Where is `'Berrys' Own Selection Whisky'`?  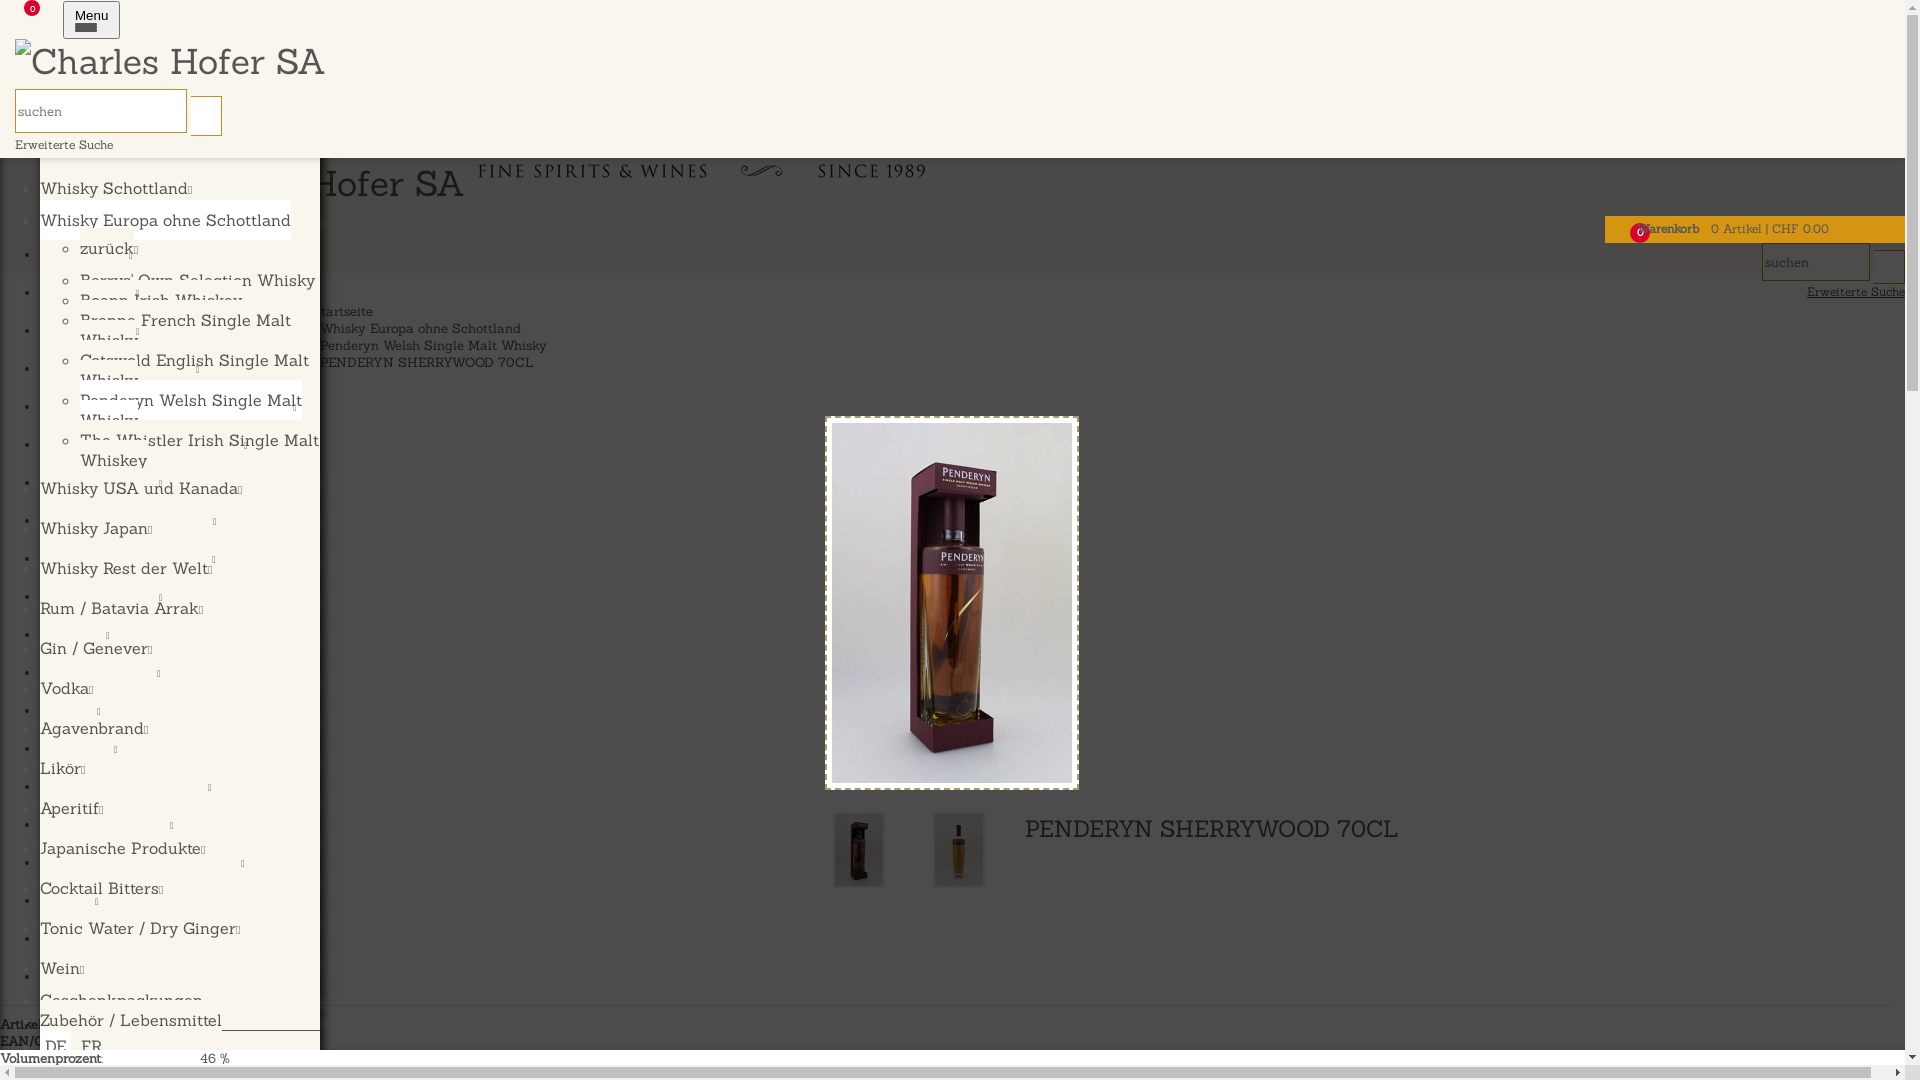 'Berrys' Own Selection Whisky' is located at coordinates (197, 280).